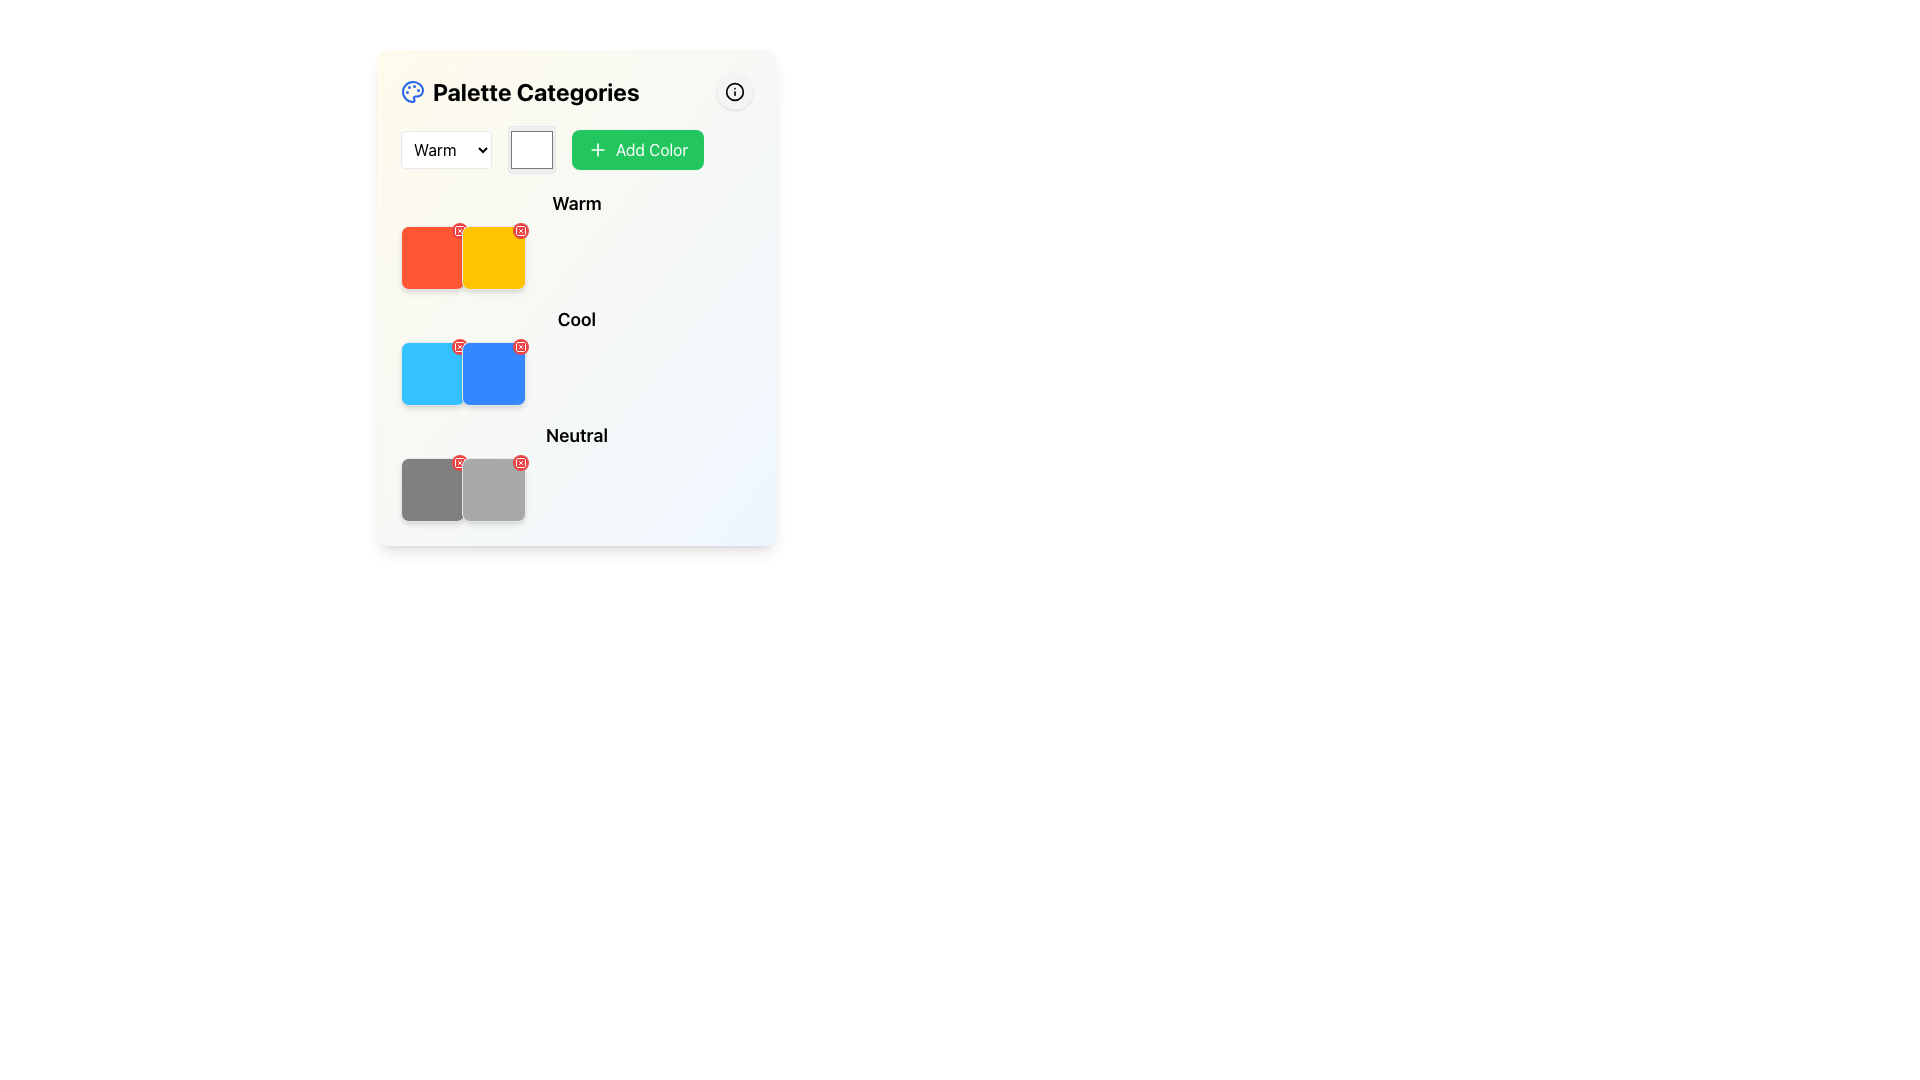 The height and width of the screenshot is (1080, 1920). What do you see at coordinates (520, 92) in the screenshot?
I see `the 'Palette Categories' text heading, which is styled in bold black text and located at the top-left corner of a grouped section, adjacent to a circular blue palette icon` at bounding box center [520, 92].